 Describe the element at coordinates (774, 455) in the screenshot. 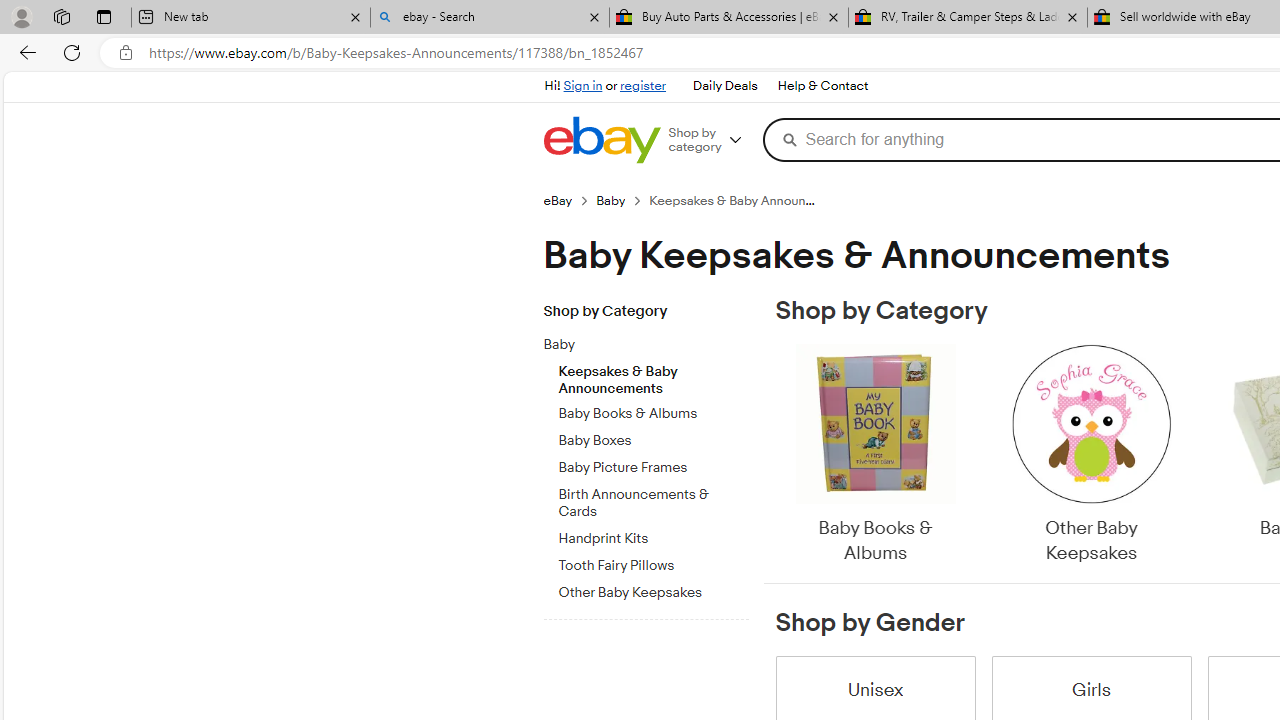

I see `'Go to previous slide'` at that location.